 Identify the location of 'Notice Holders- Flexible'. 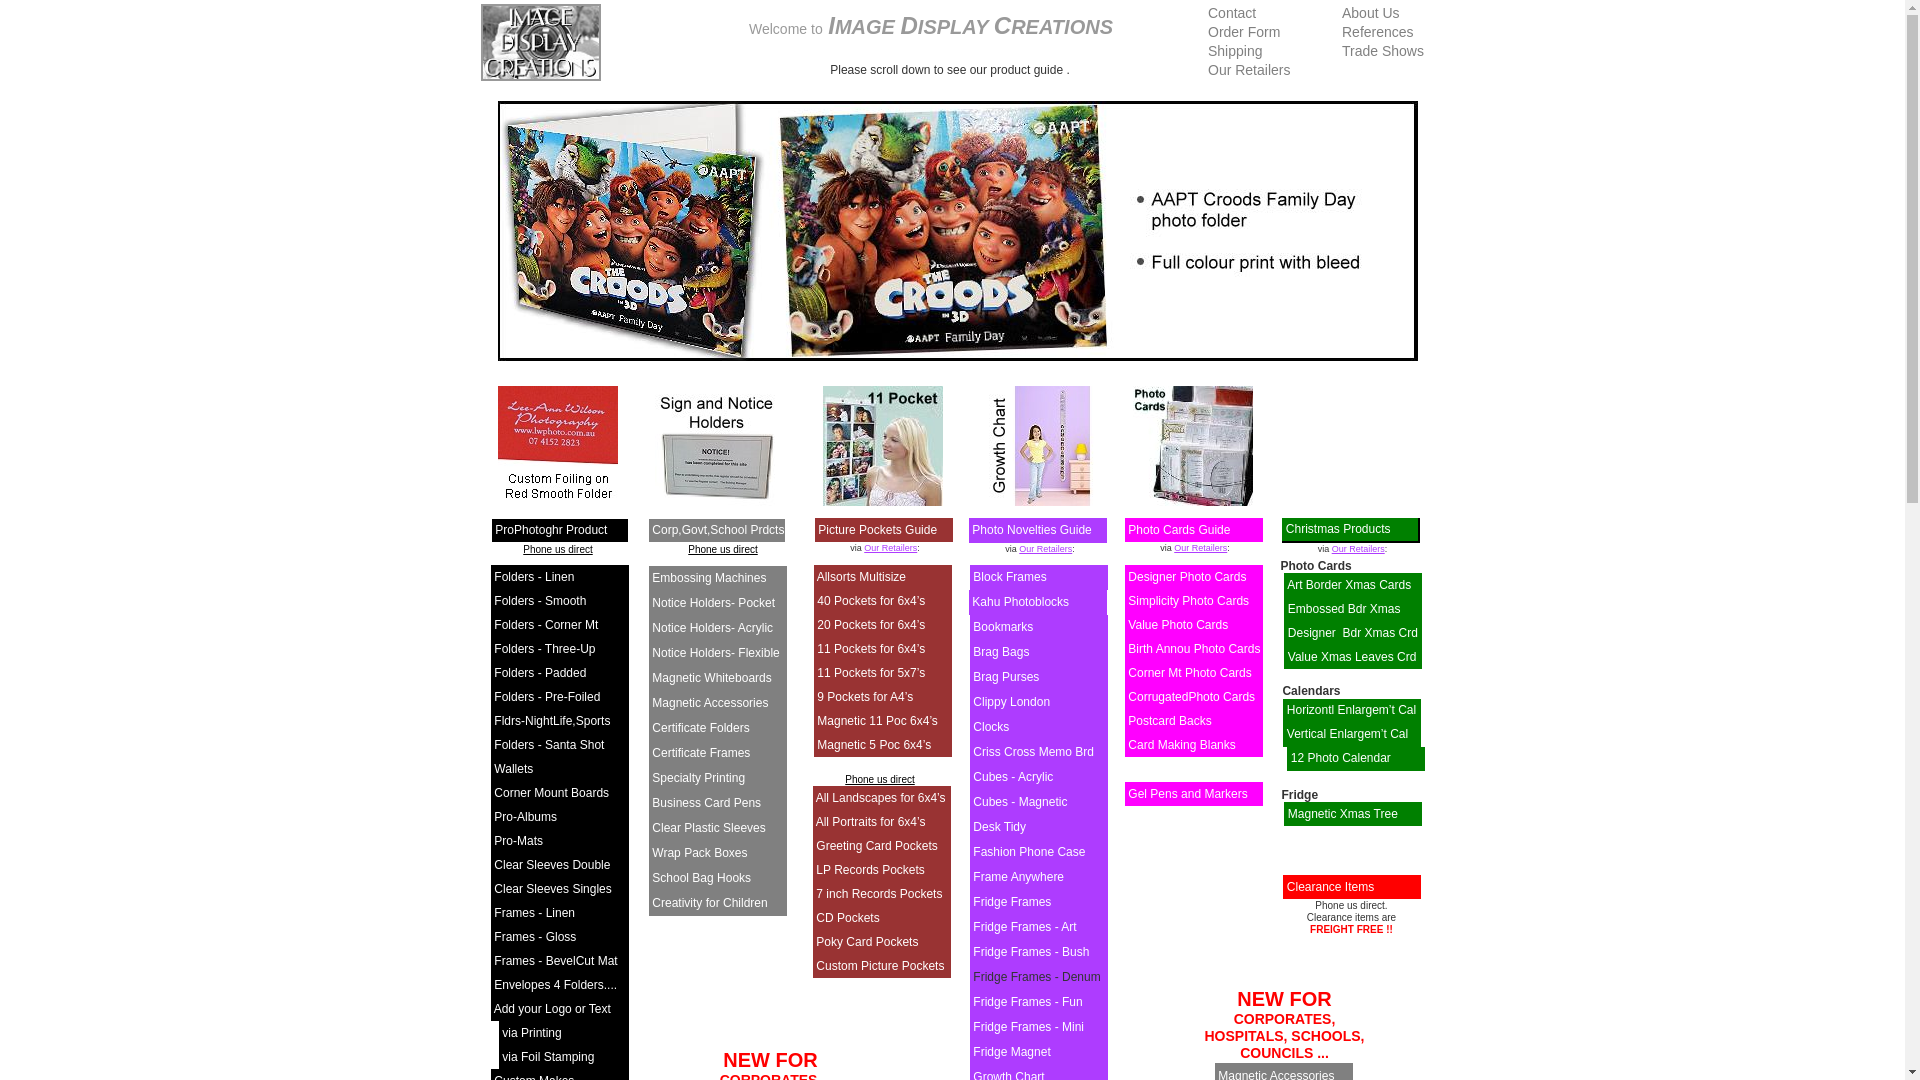
(715, 652).